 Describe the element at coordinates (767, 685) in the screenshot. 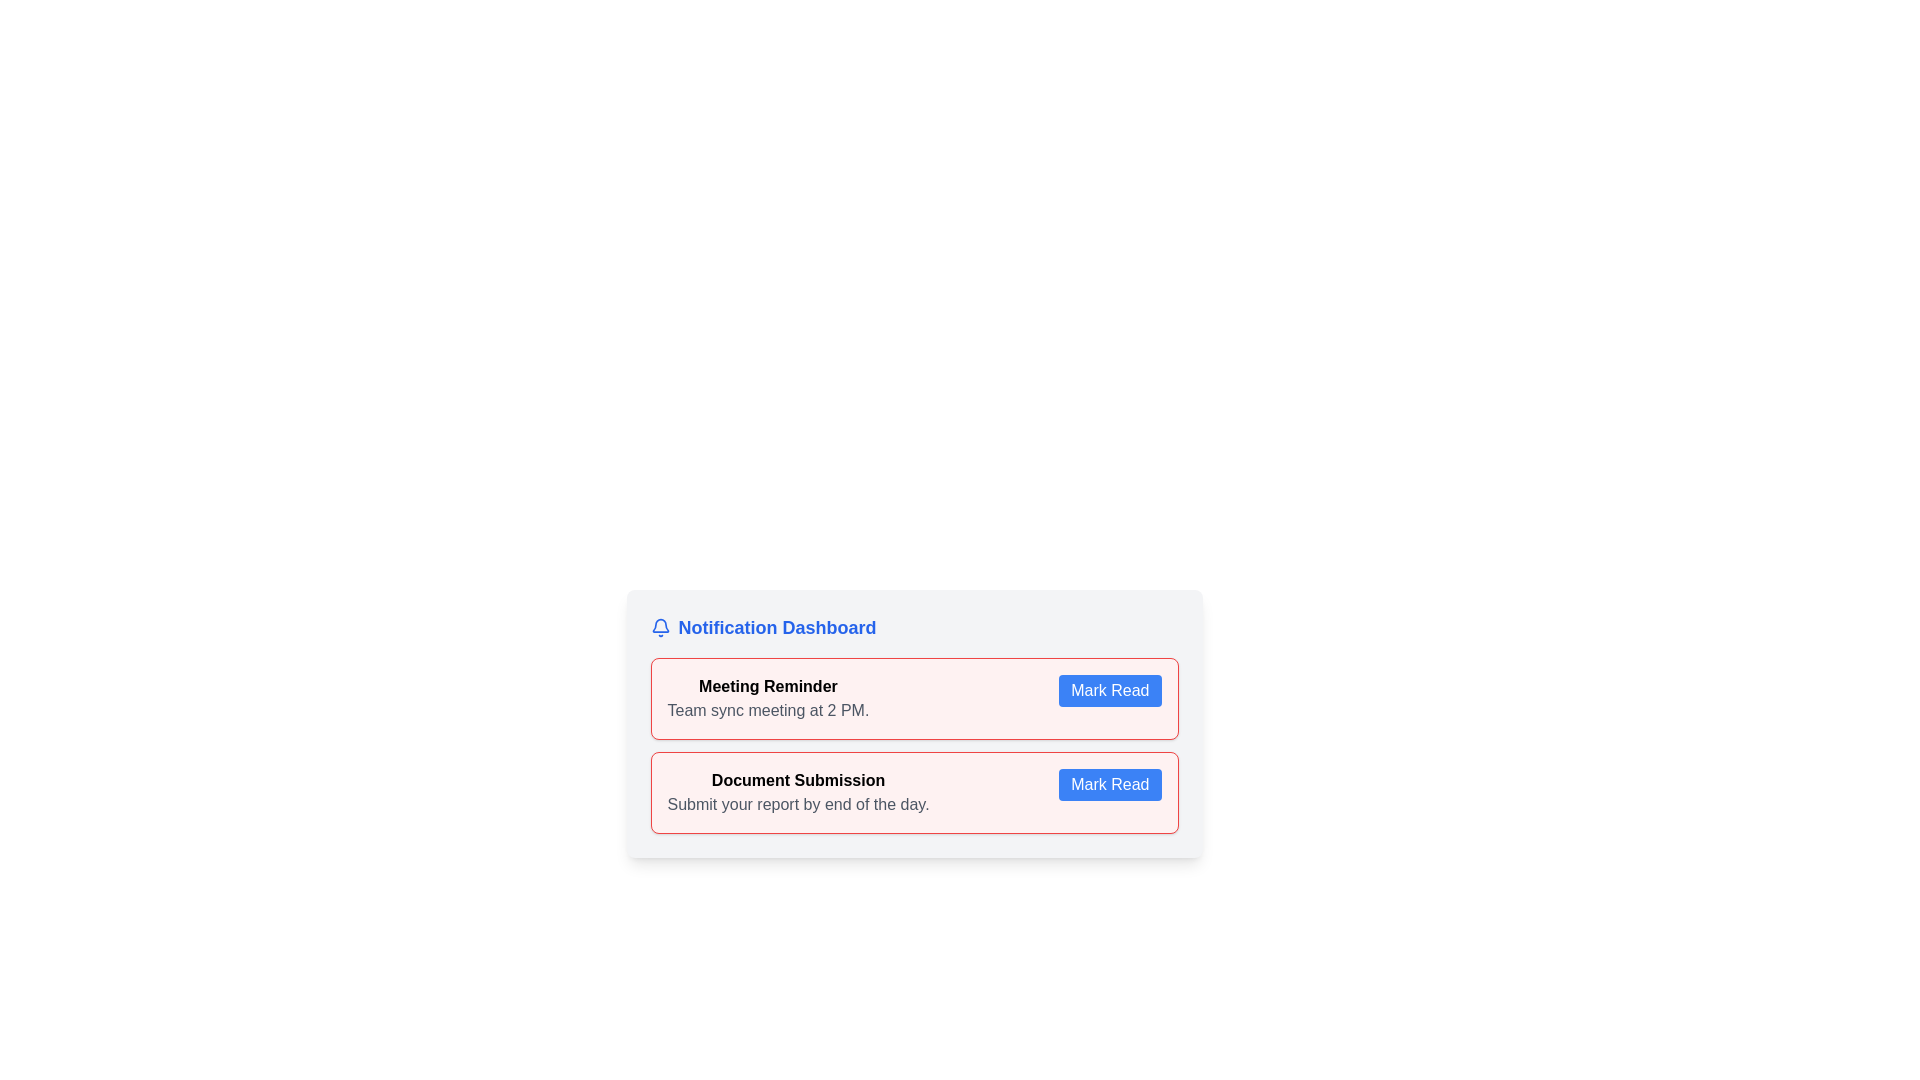

I see `text 'Meeting Reminder' from the bolded text label located in the notification card above the subtext 'Team sync meeting at 2 PM.'` at that location.